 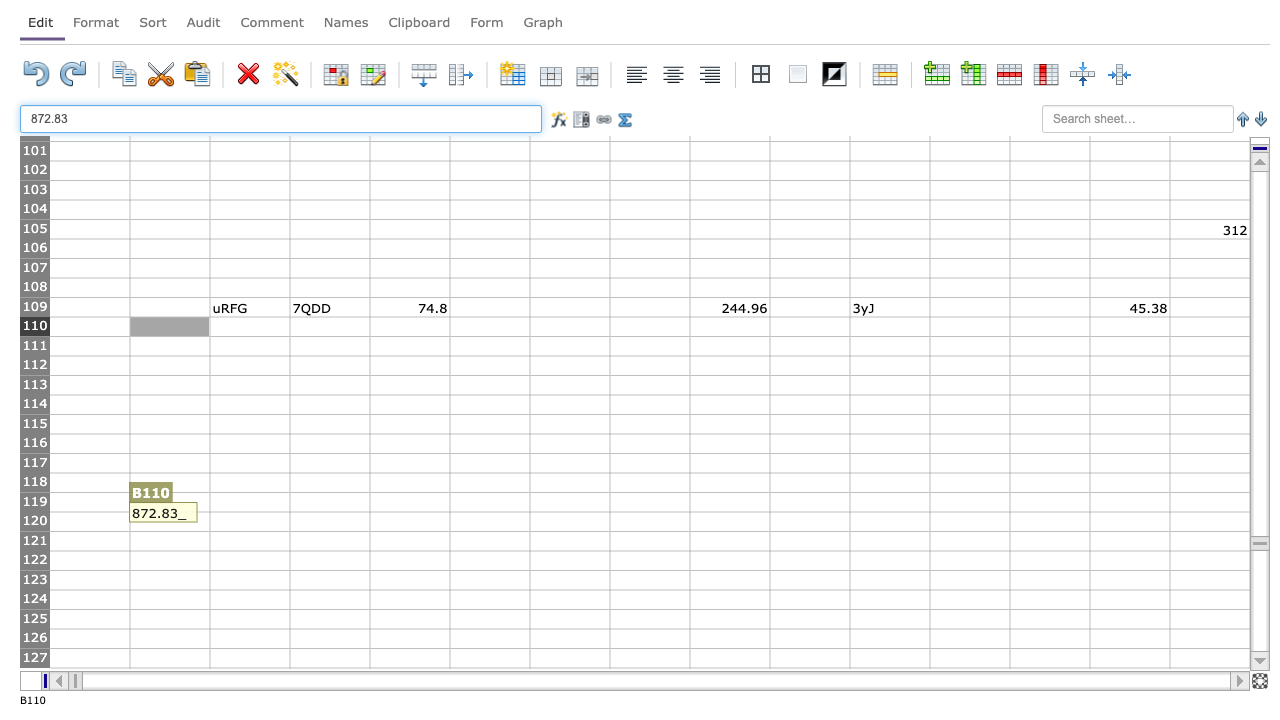 I want to click on column E row 120, so click(x=408, y=520).